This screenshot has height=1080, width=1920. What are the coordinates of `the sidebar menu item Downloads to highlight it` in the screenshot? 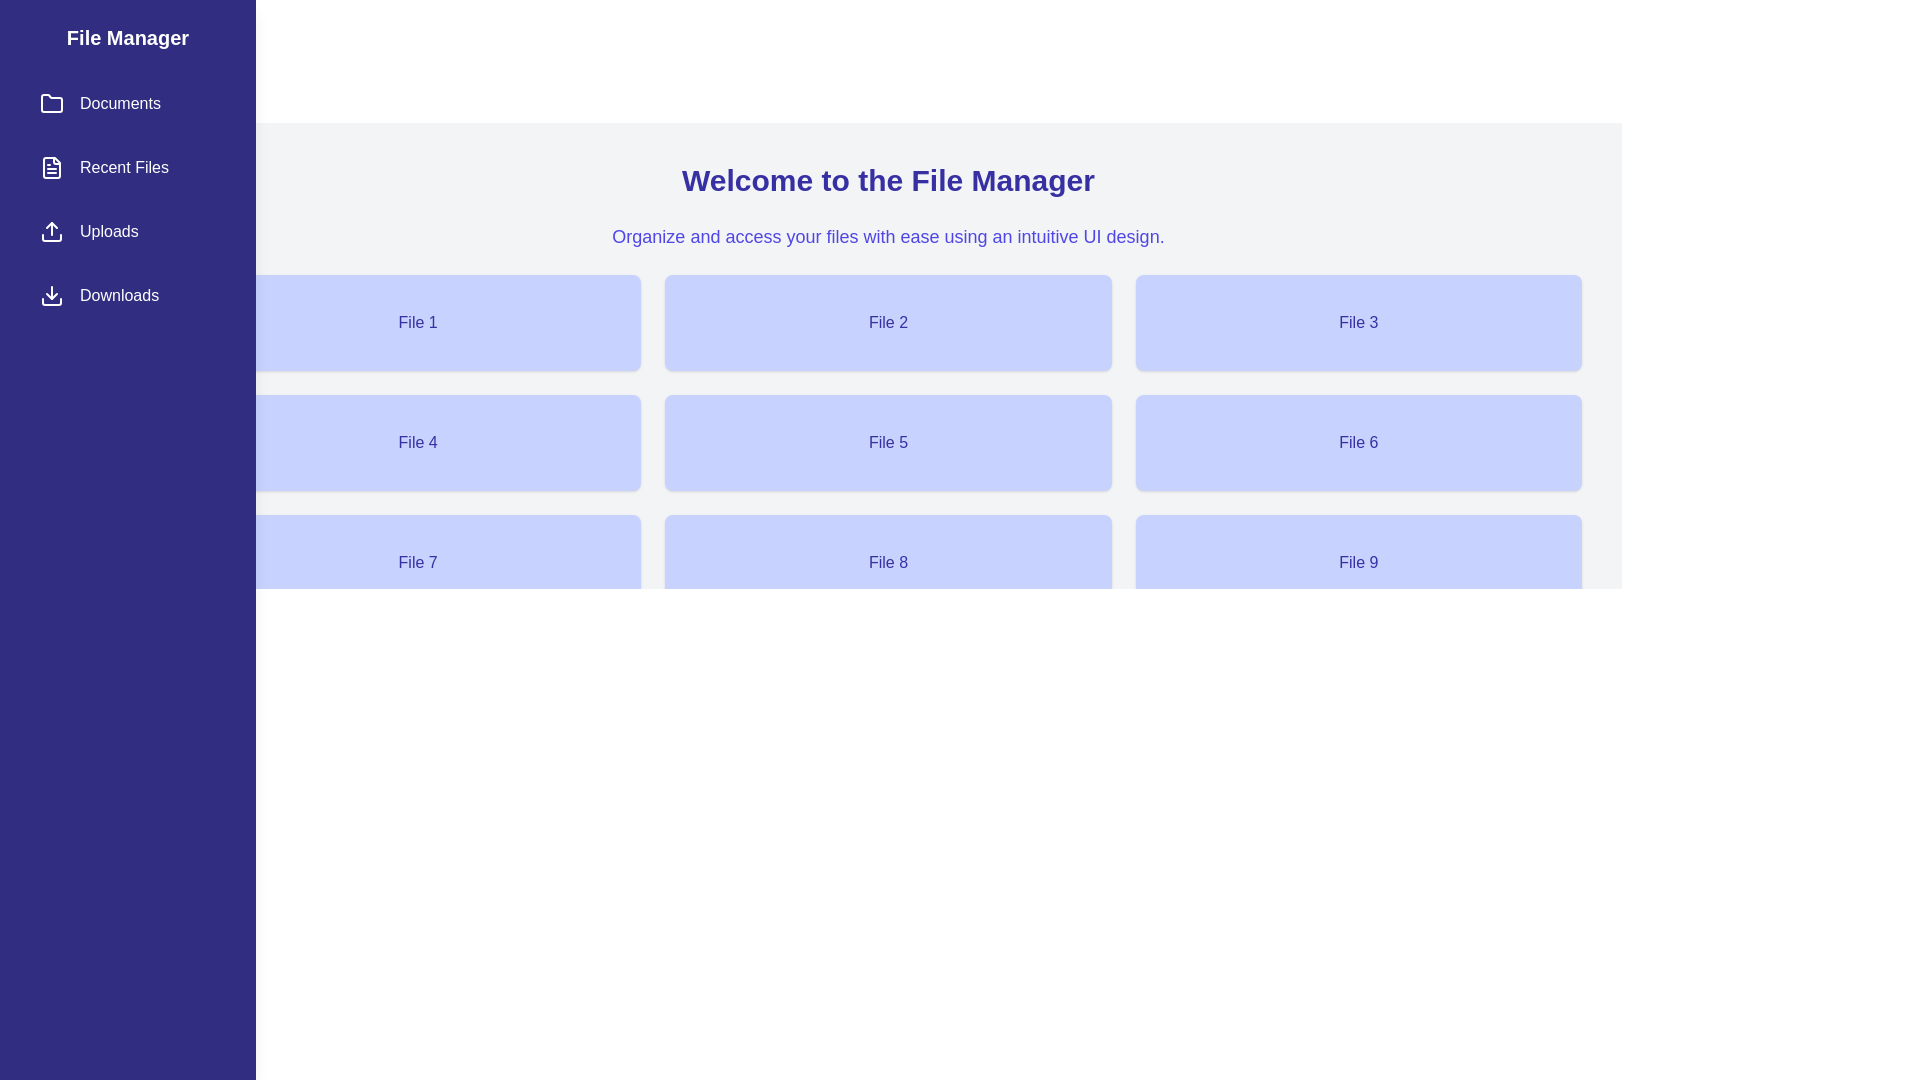 It's located at (127, 296).